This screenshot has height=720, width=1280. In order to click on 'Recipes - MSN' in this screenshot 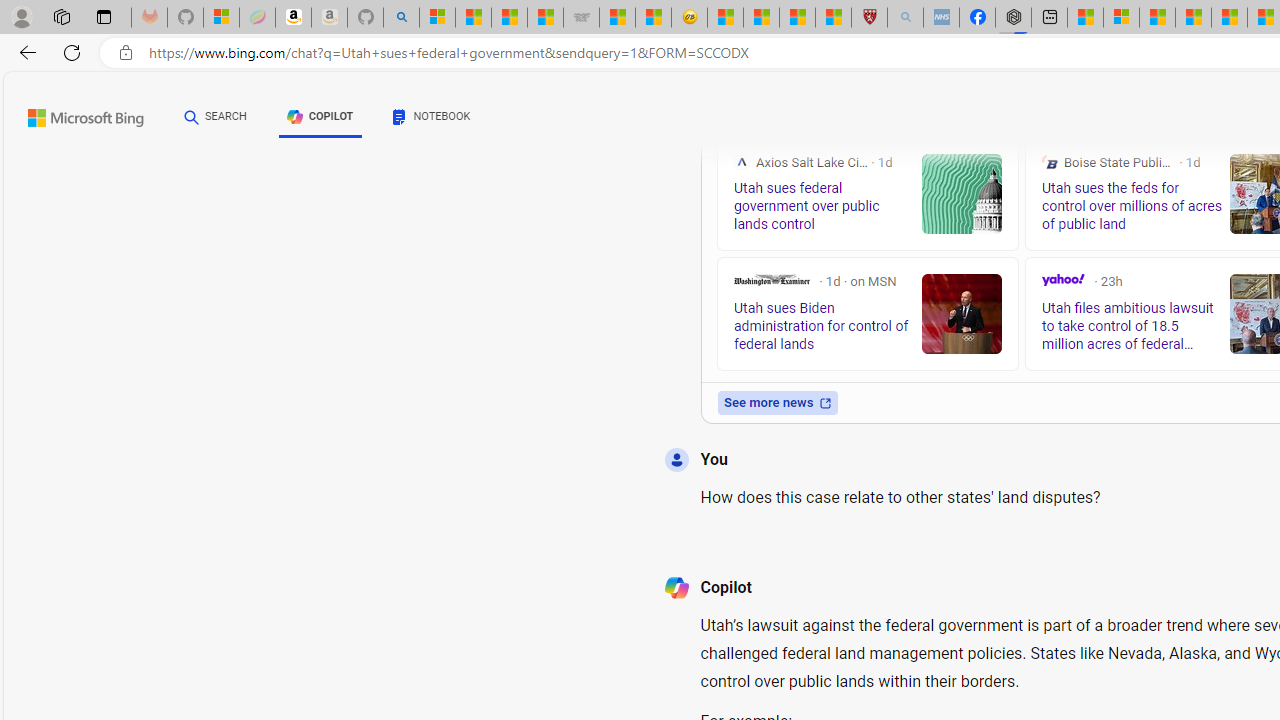, I will do `click(724, 17)`.